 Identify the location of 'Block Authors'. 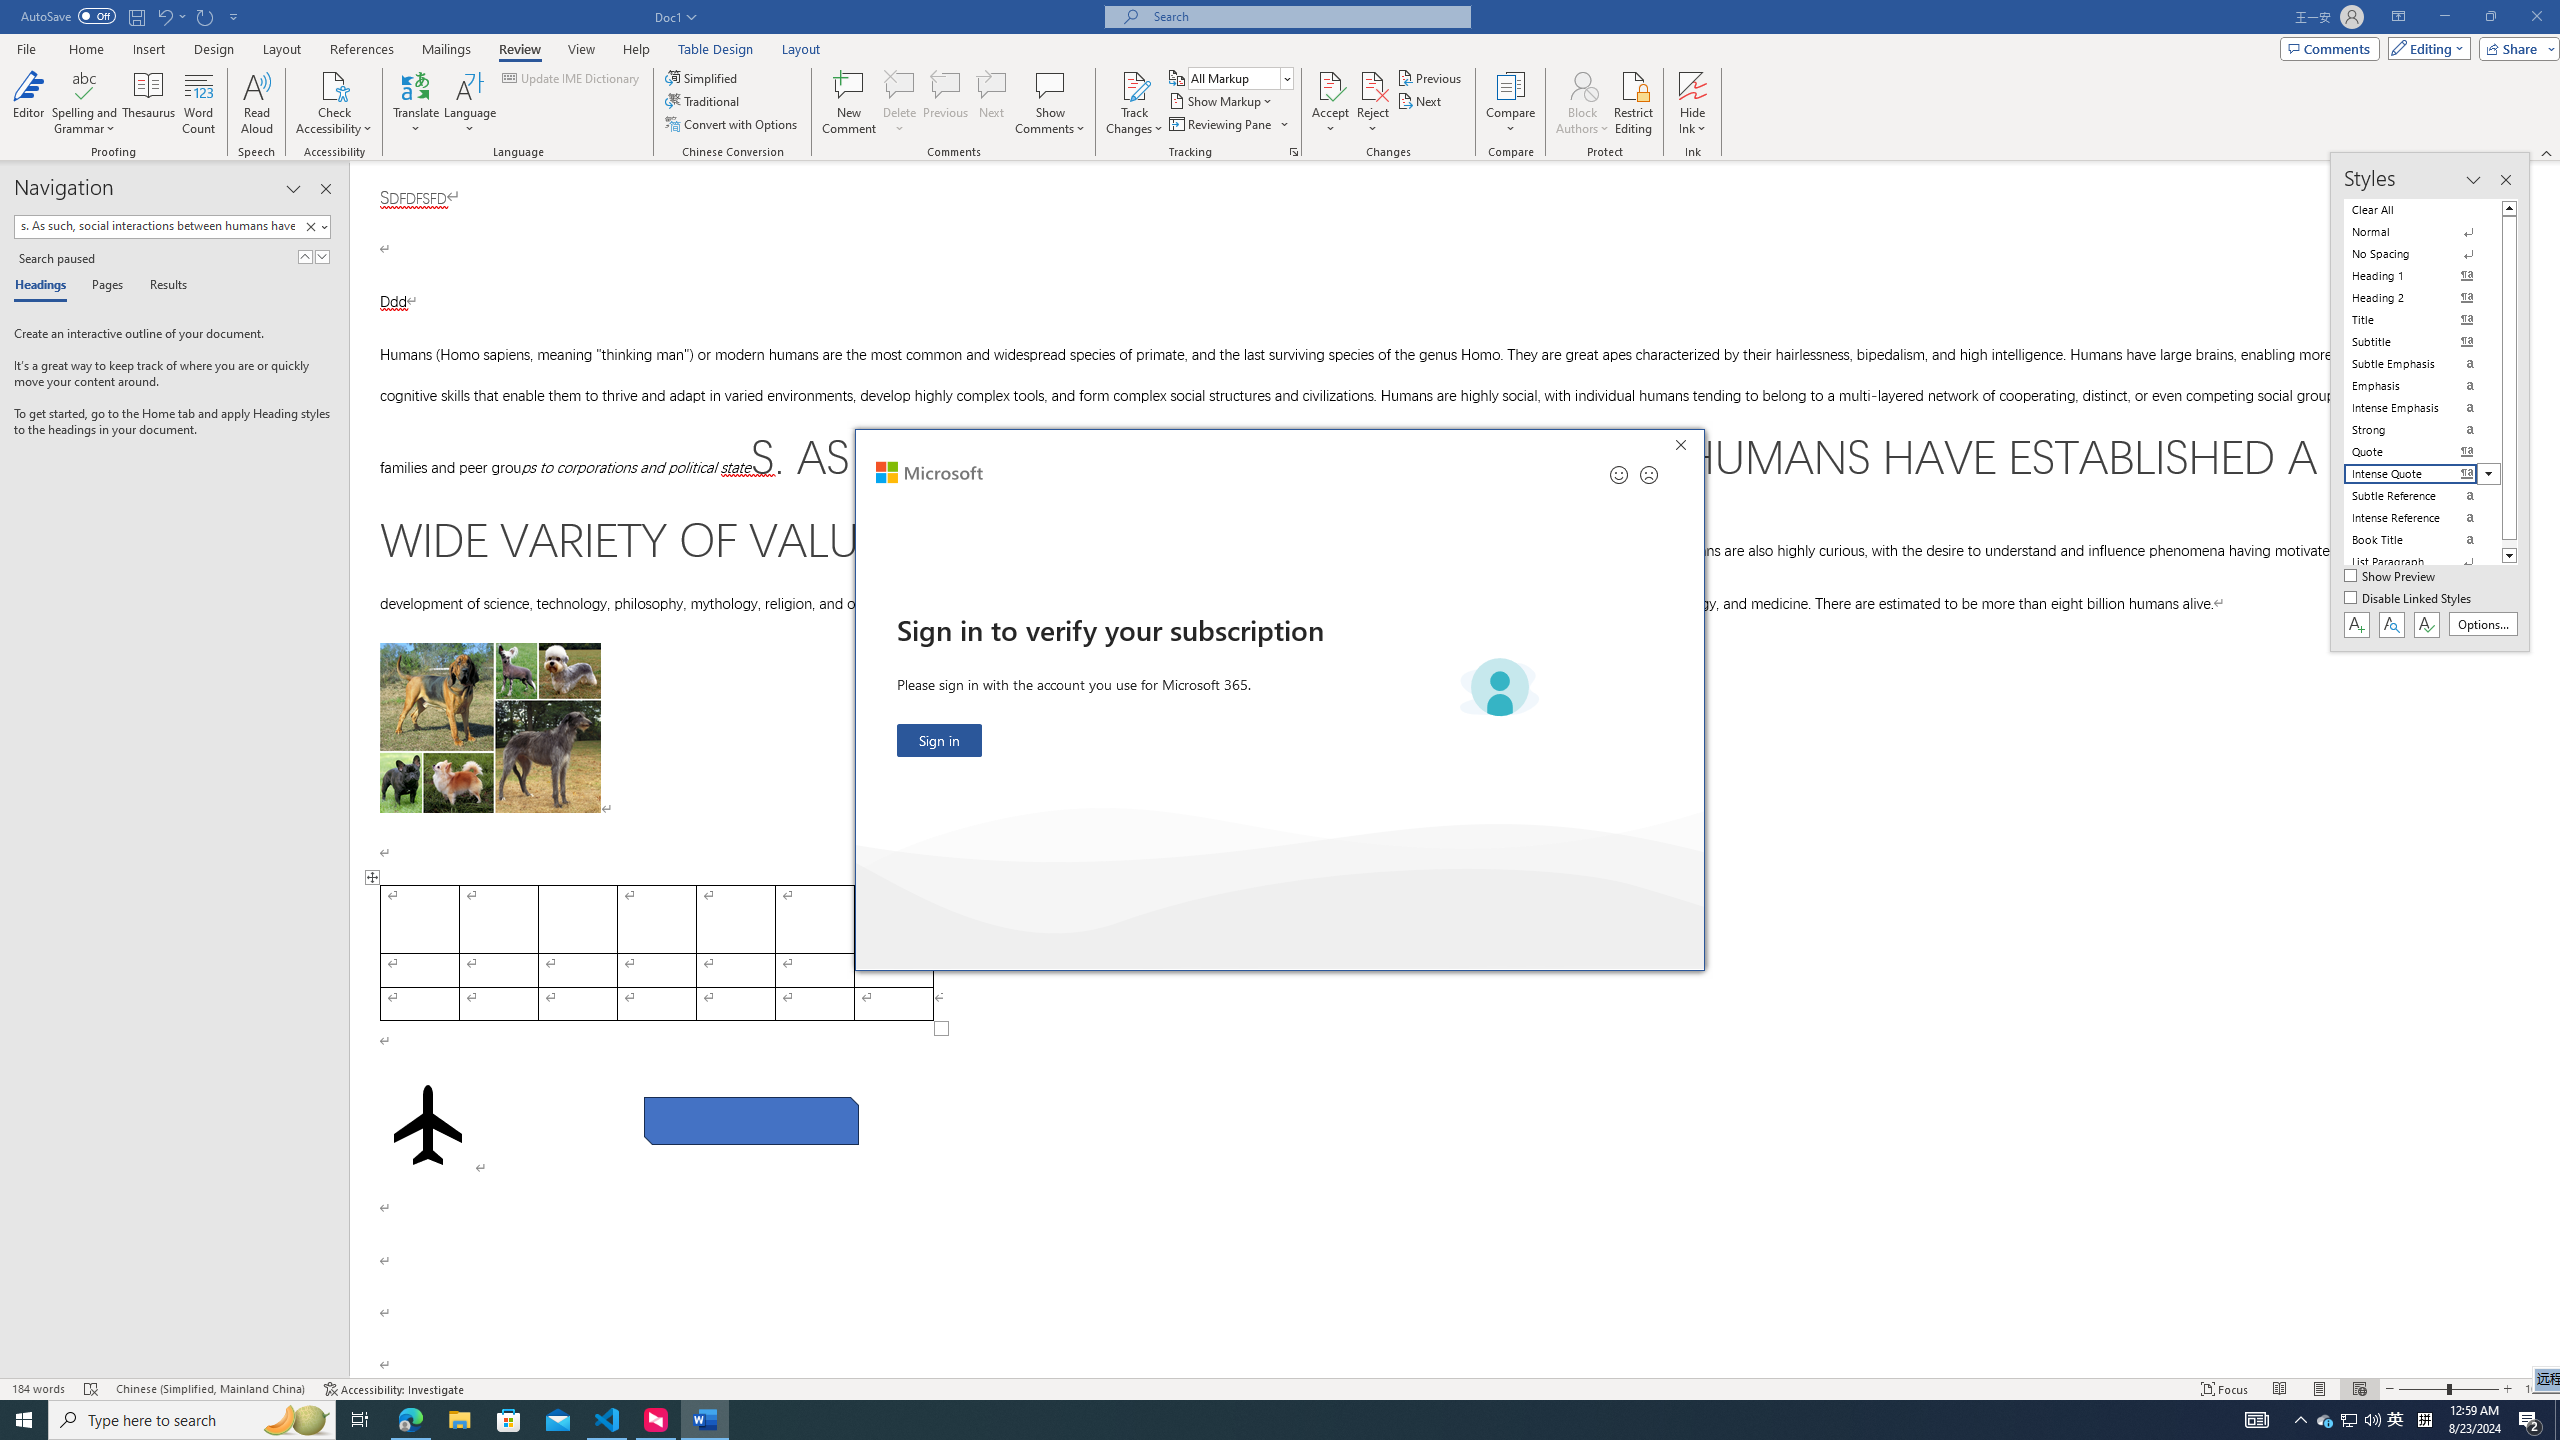
(1582, 103).